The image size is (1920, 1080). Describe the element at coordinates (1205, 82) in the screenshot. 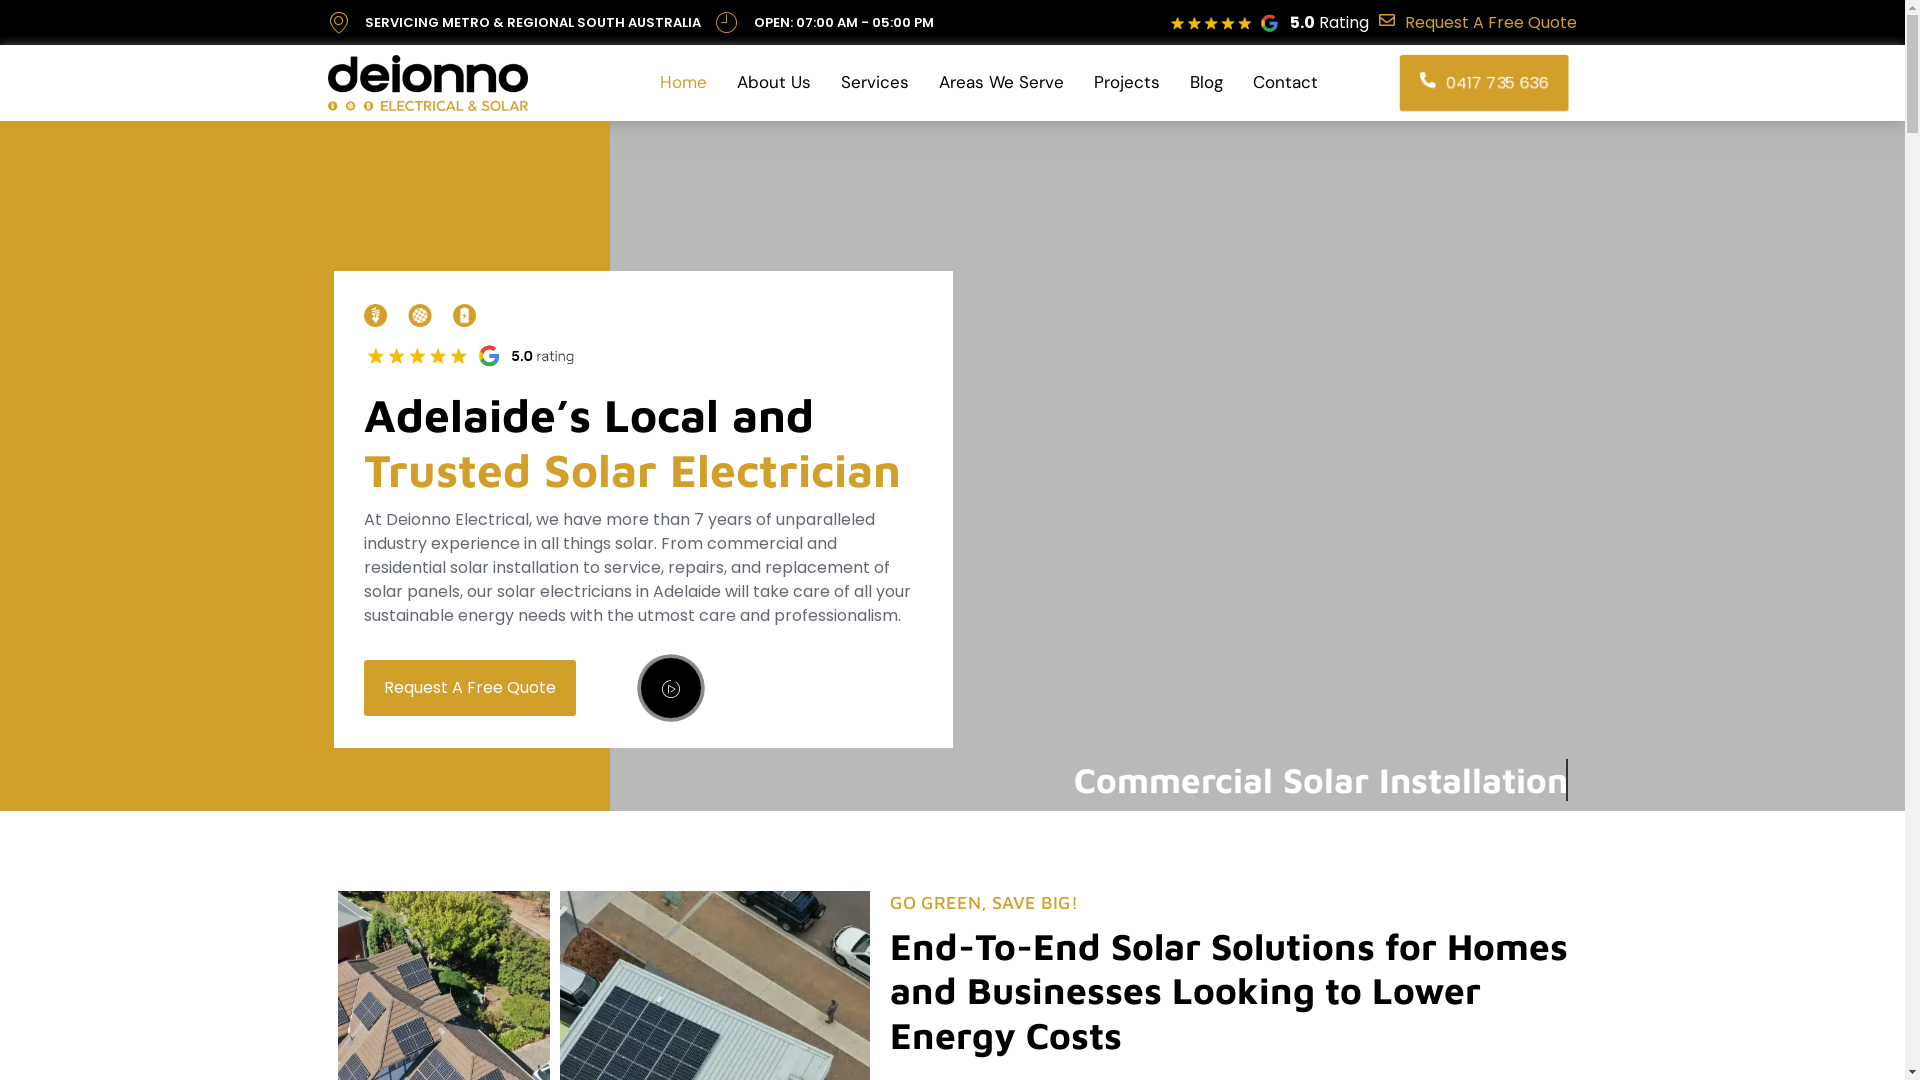

I see `'Blog'` at that location.